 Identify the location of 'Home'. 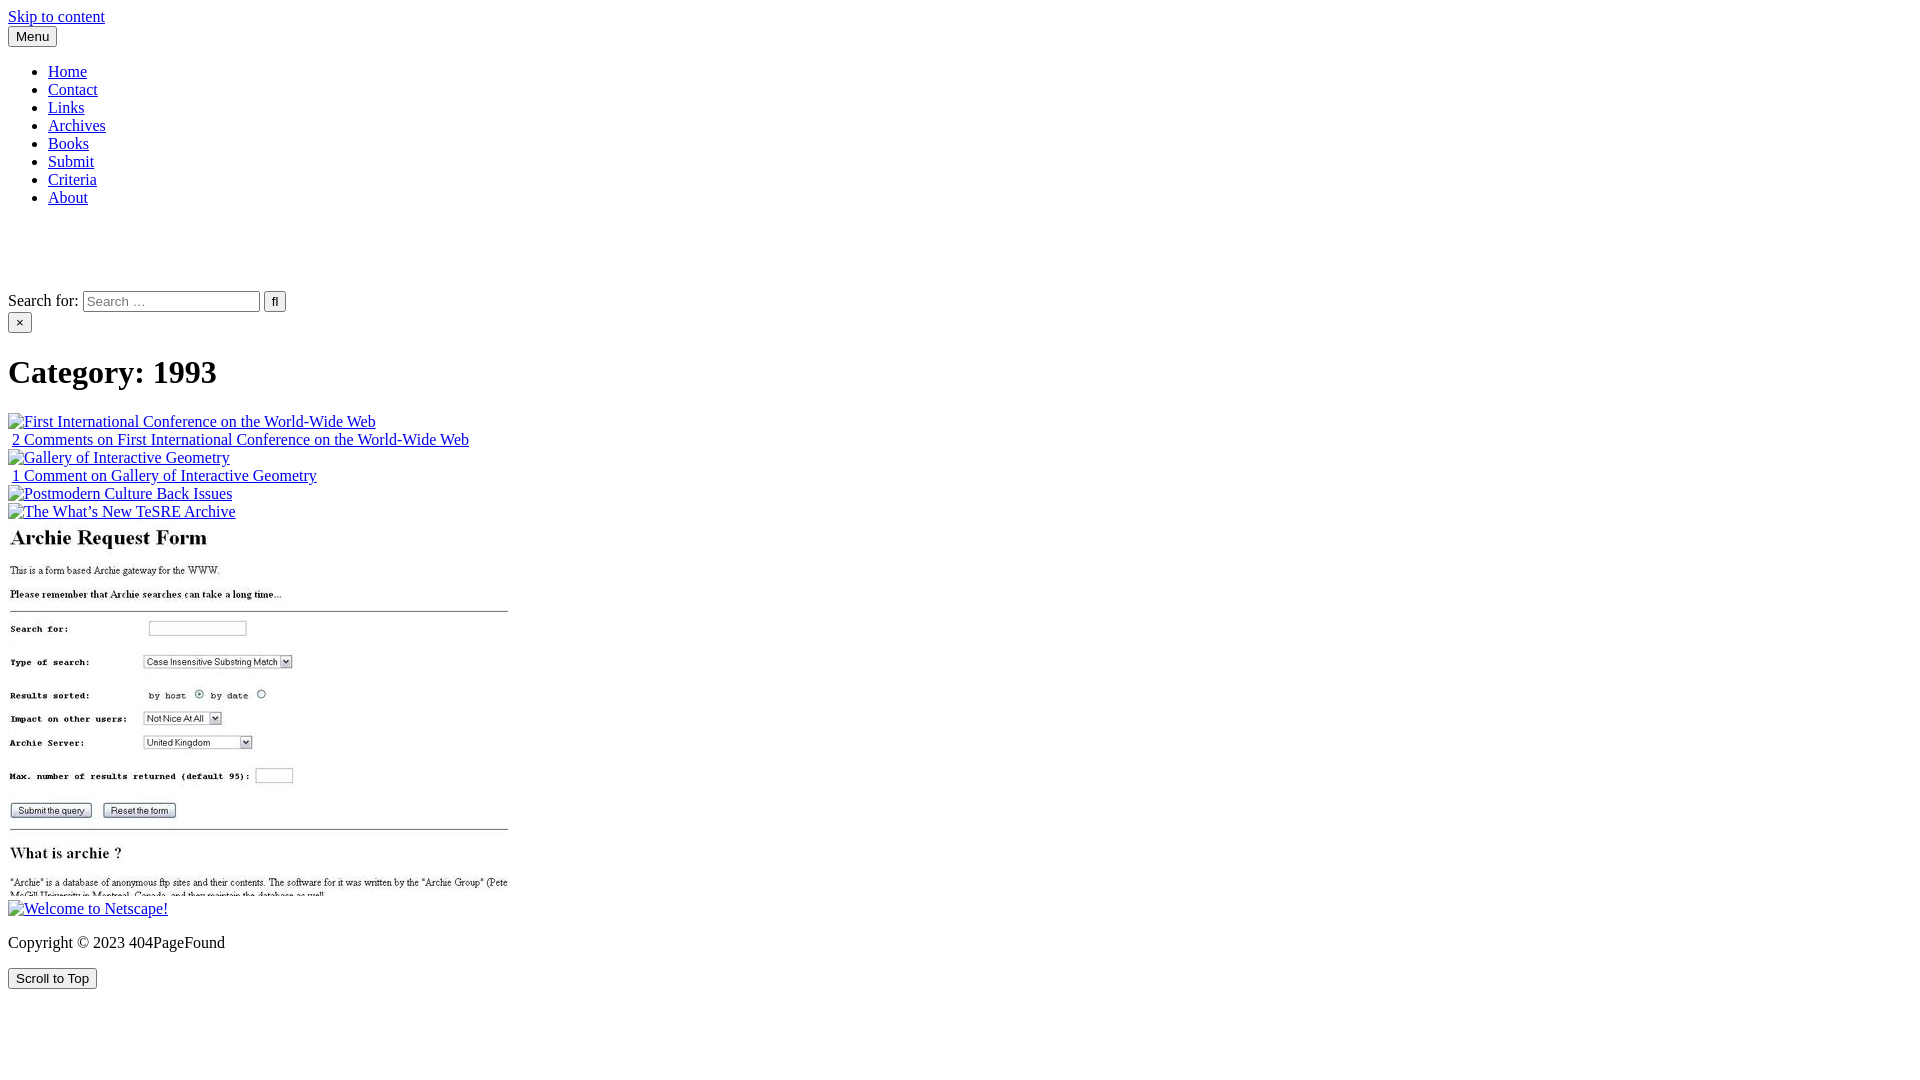
(67, 70).